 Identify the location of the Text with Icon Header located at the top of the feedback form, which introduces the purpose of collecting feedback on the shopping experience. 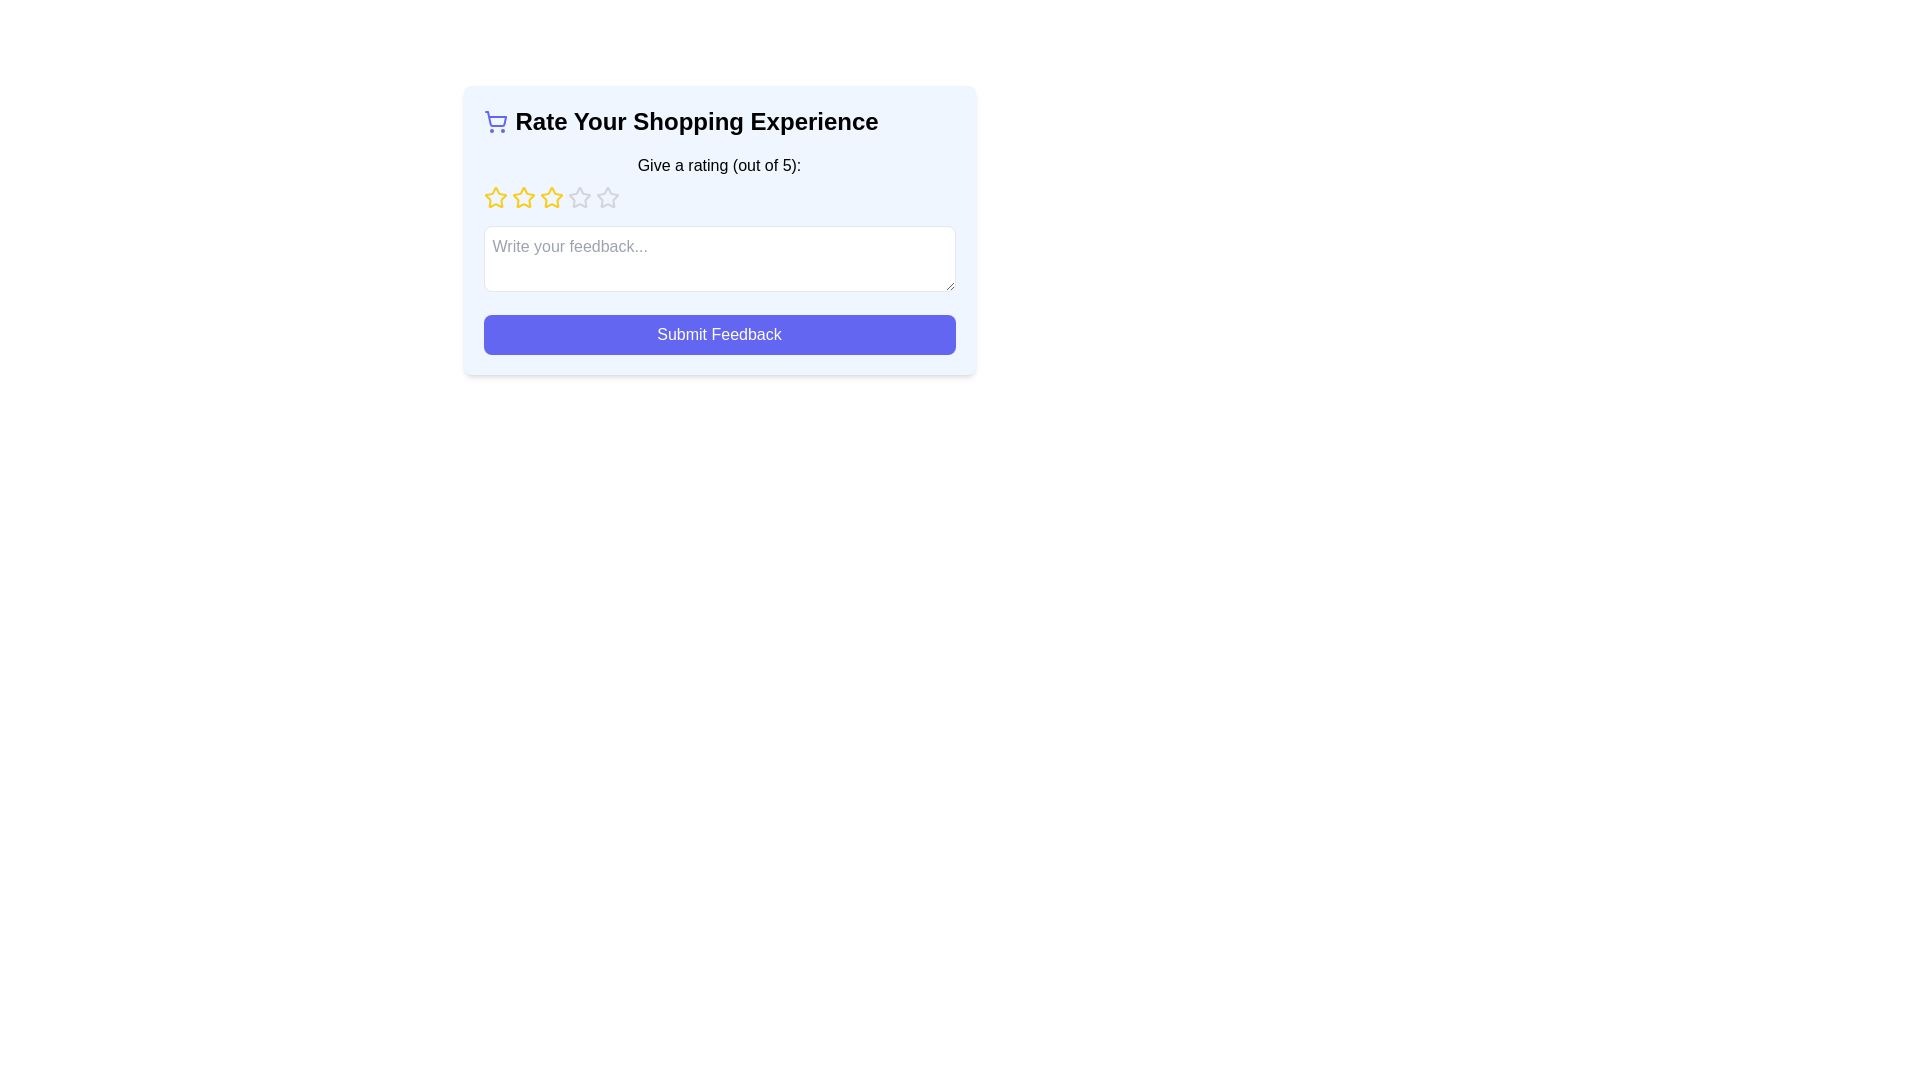
(719, 122).